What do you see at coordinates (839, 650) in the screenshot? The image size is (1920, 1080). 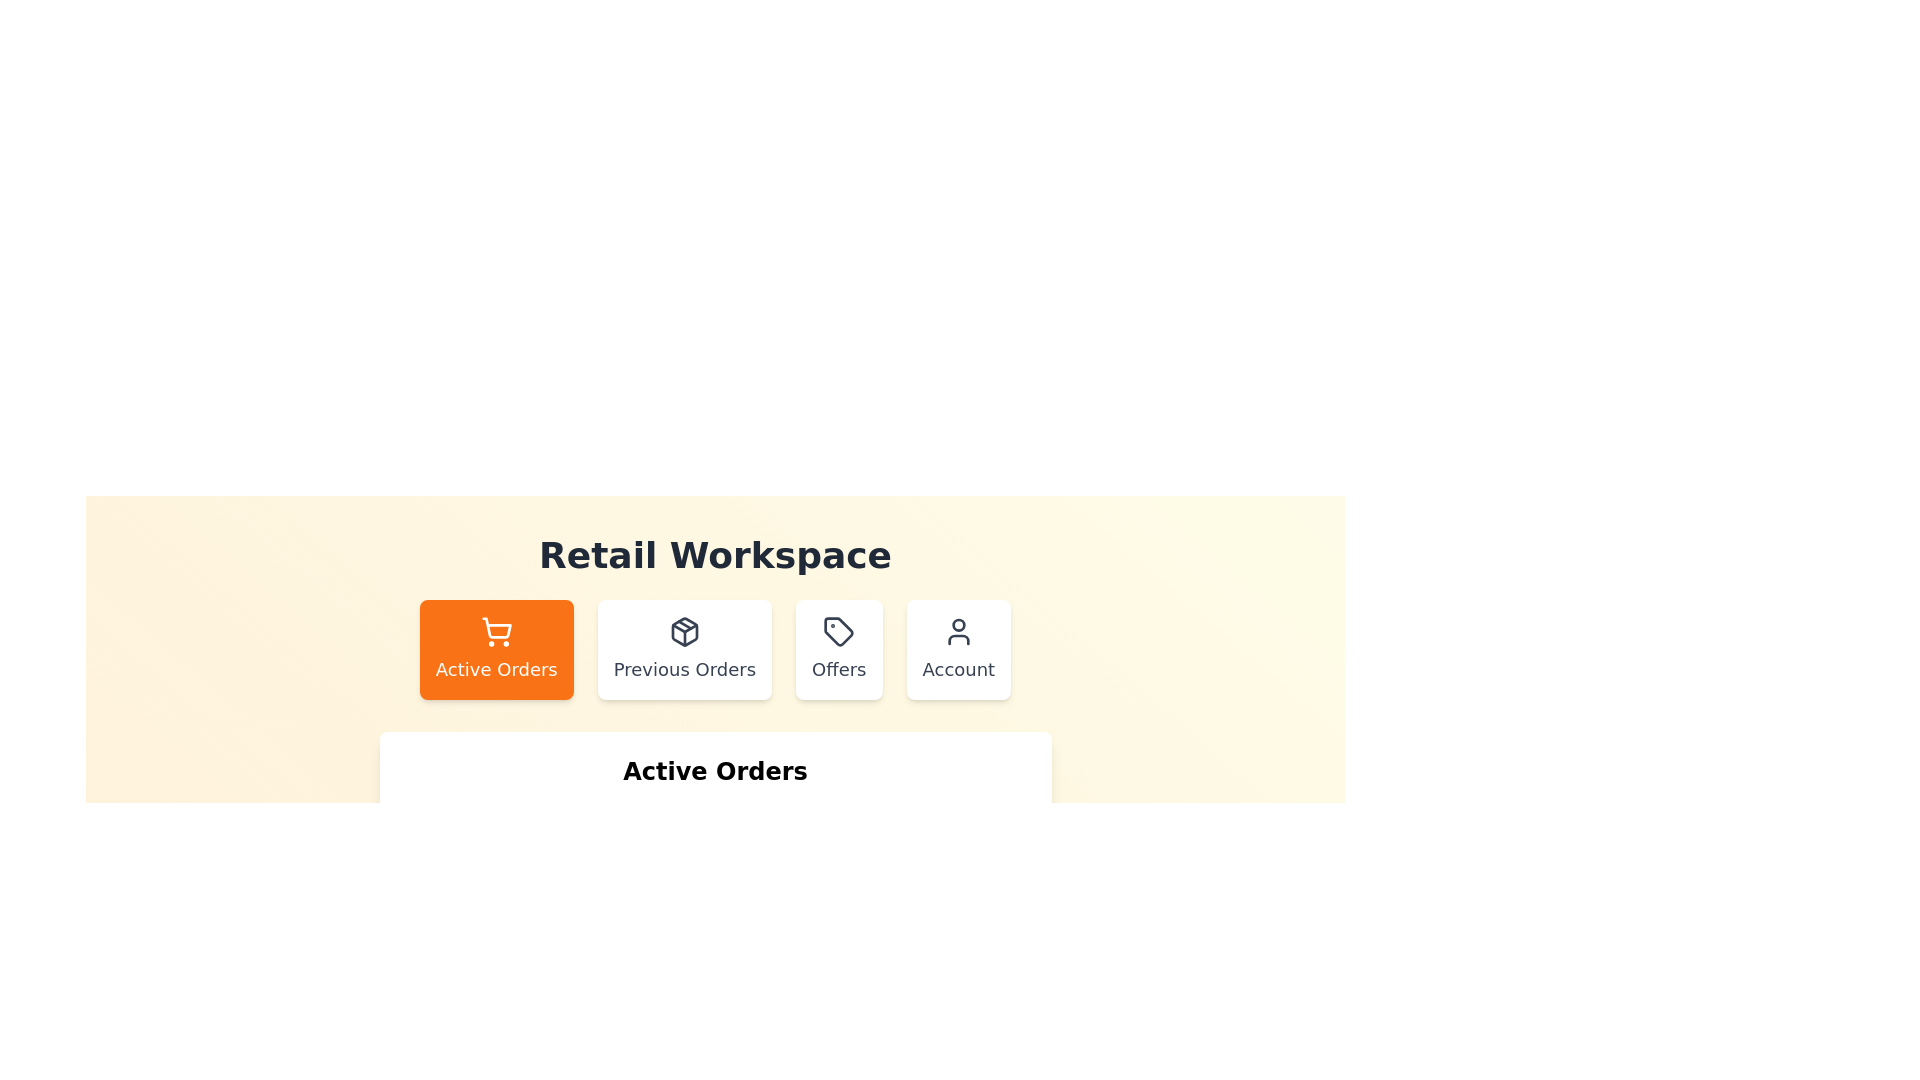 I see `the Offers tab to observe its visual change` at bounding box center [839, 650].